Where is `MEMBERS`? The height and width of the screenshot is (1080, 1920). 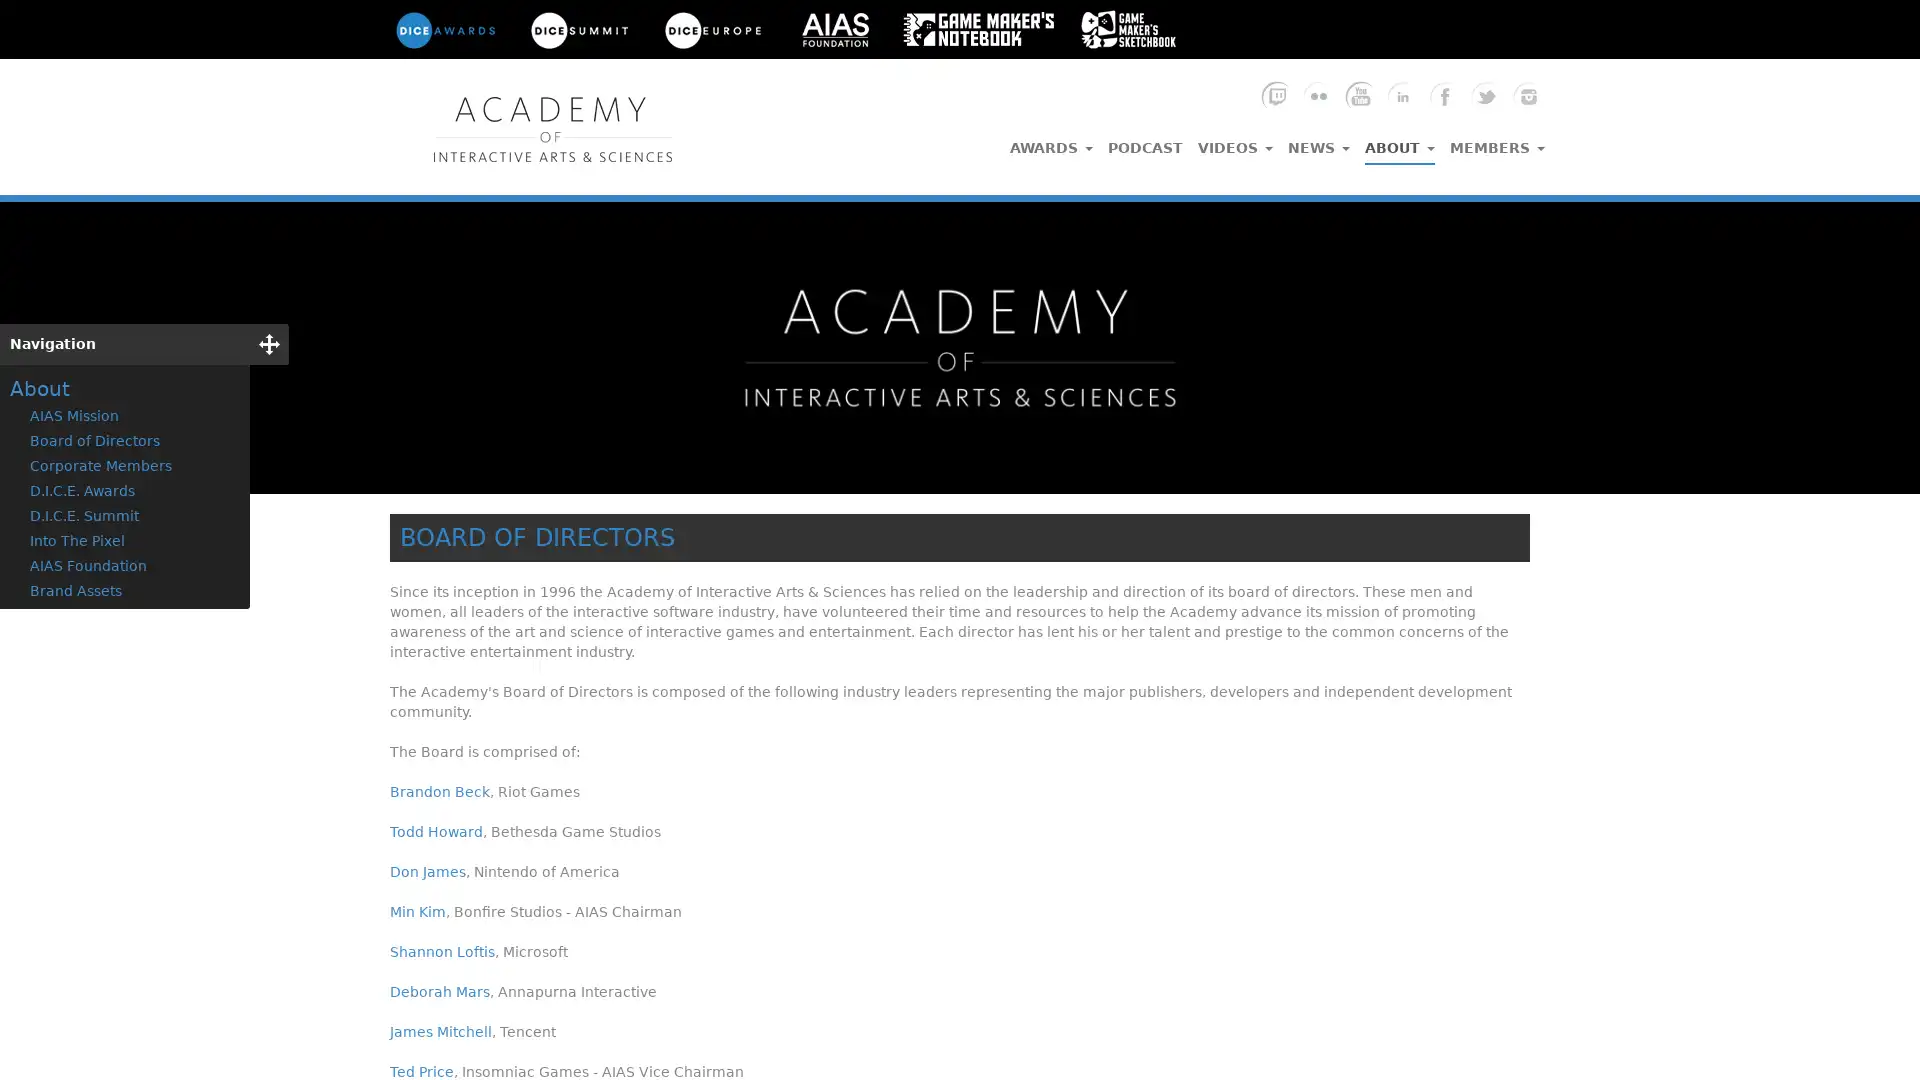 MEMBERS is located at coordinates (1497, 141).